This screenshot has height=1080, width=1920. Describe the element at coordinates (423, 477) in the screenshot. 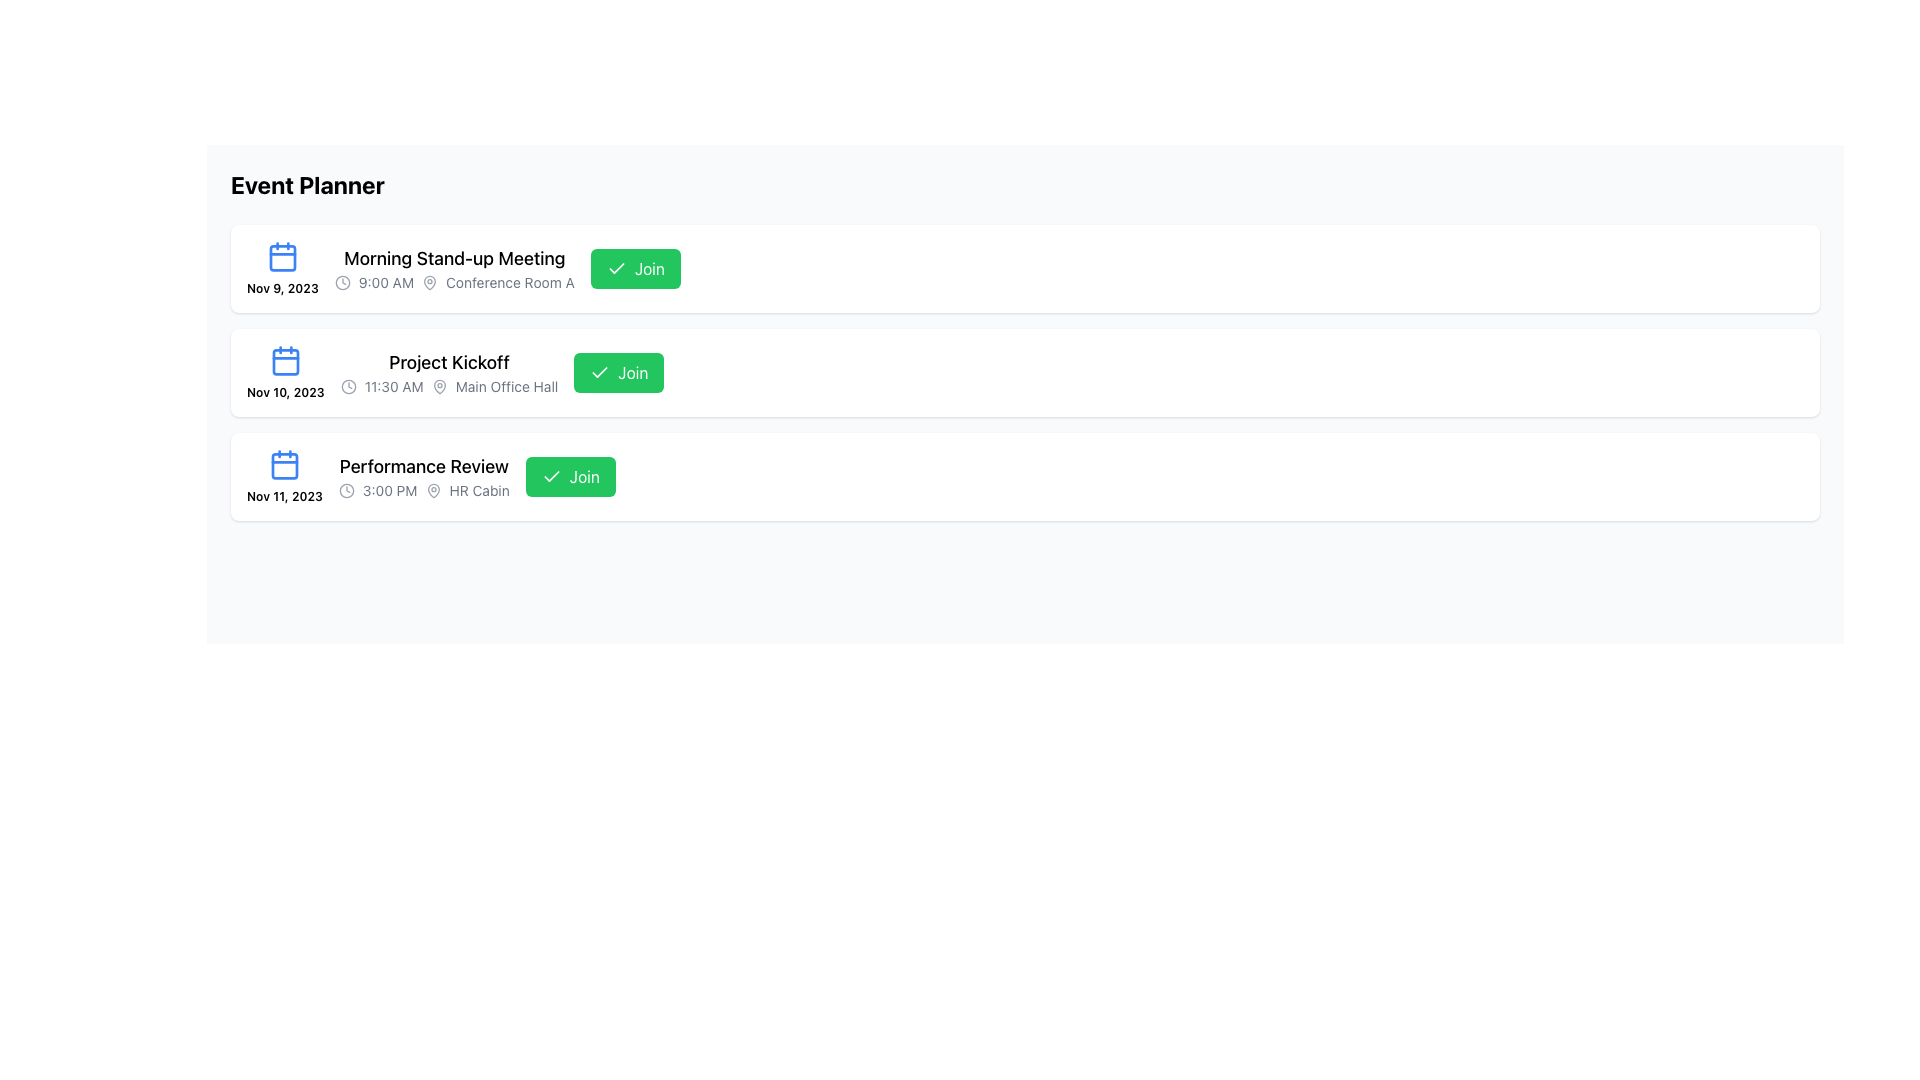

I see `the event listing element located in the third row of the vertical list, which displays an event's type, time, and location, to potentially reveal more details` at that location.